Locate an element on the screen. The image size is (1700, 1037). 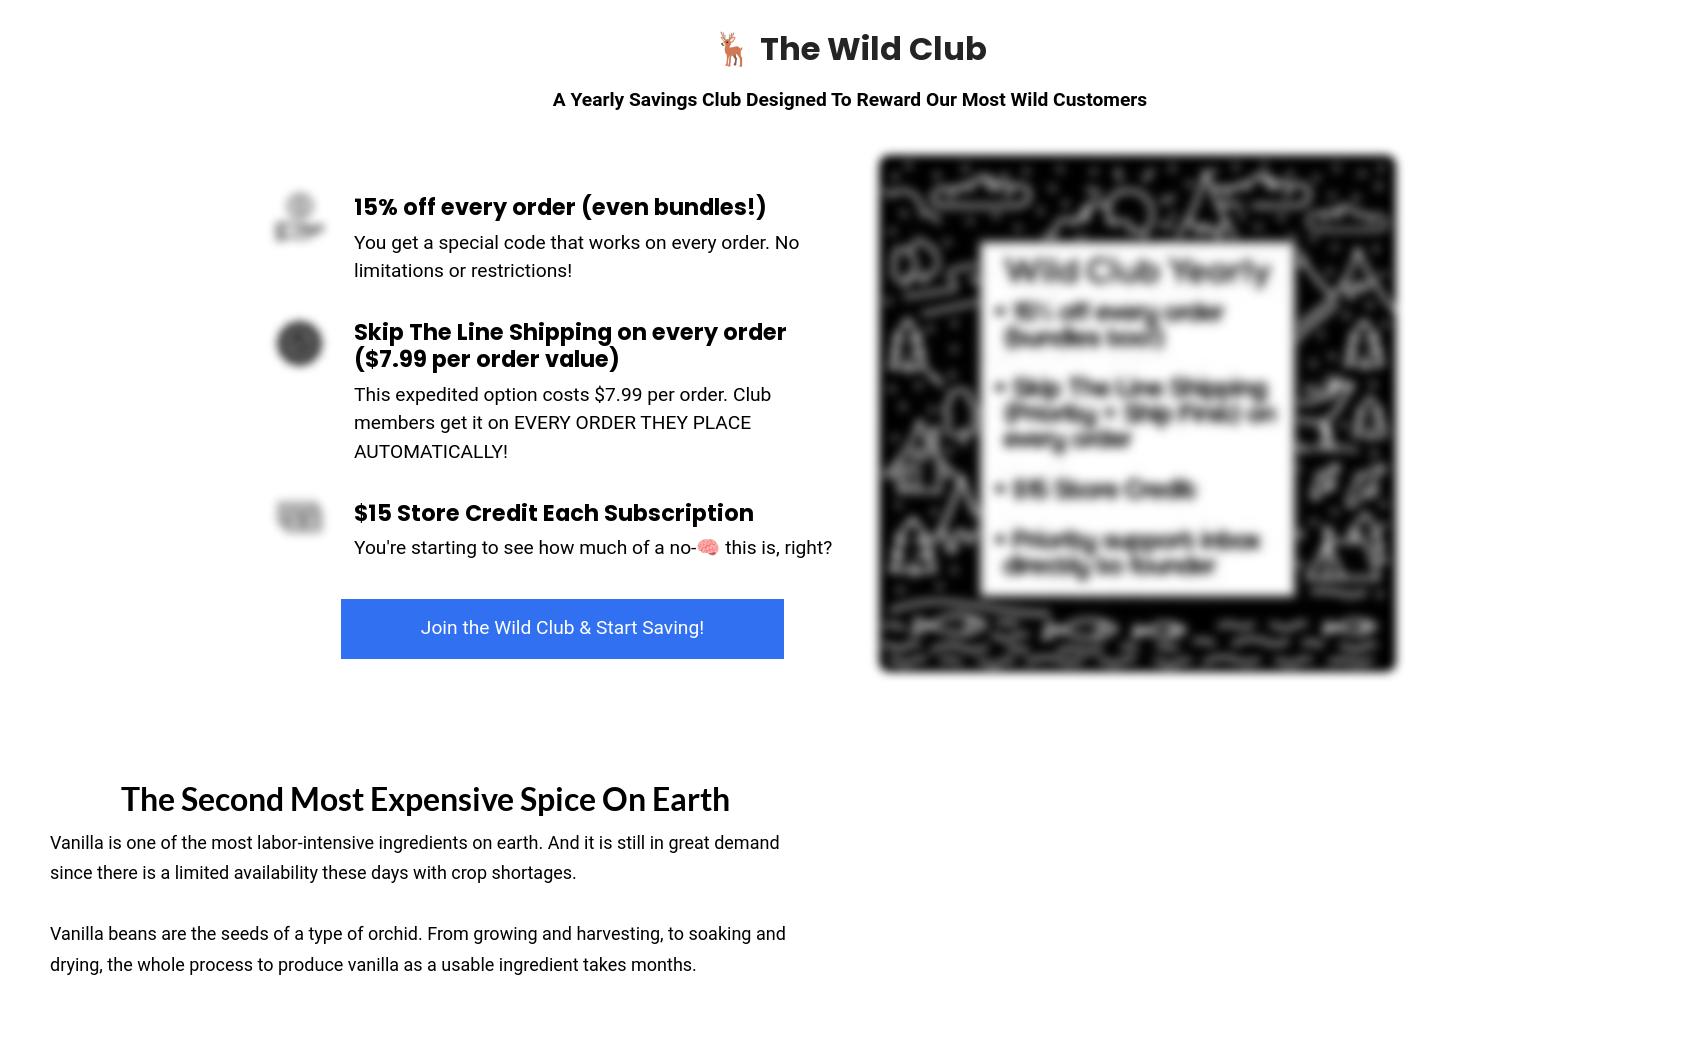
'You get a special code that works on every order. No limitations or restrictions!' is located at coordinates (575, 255).